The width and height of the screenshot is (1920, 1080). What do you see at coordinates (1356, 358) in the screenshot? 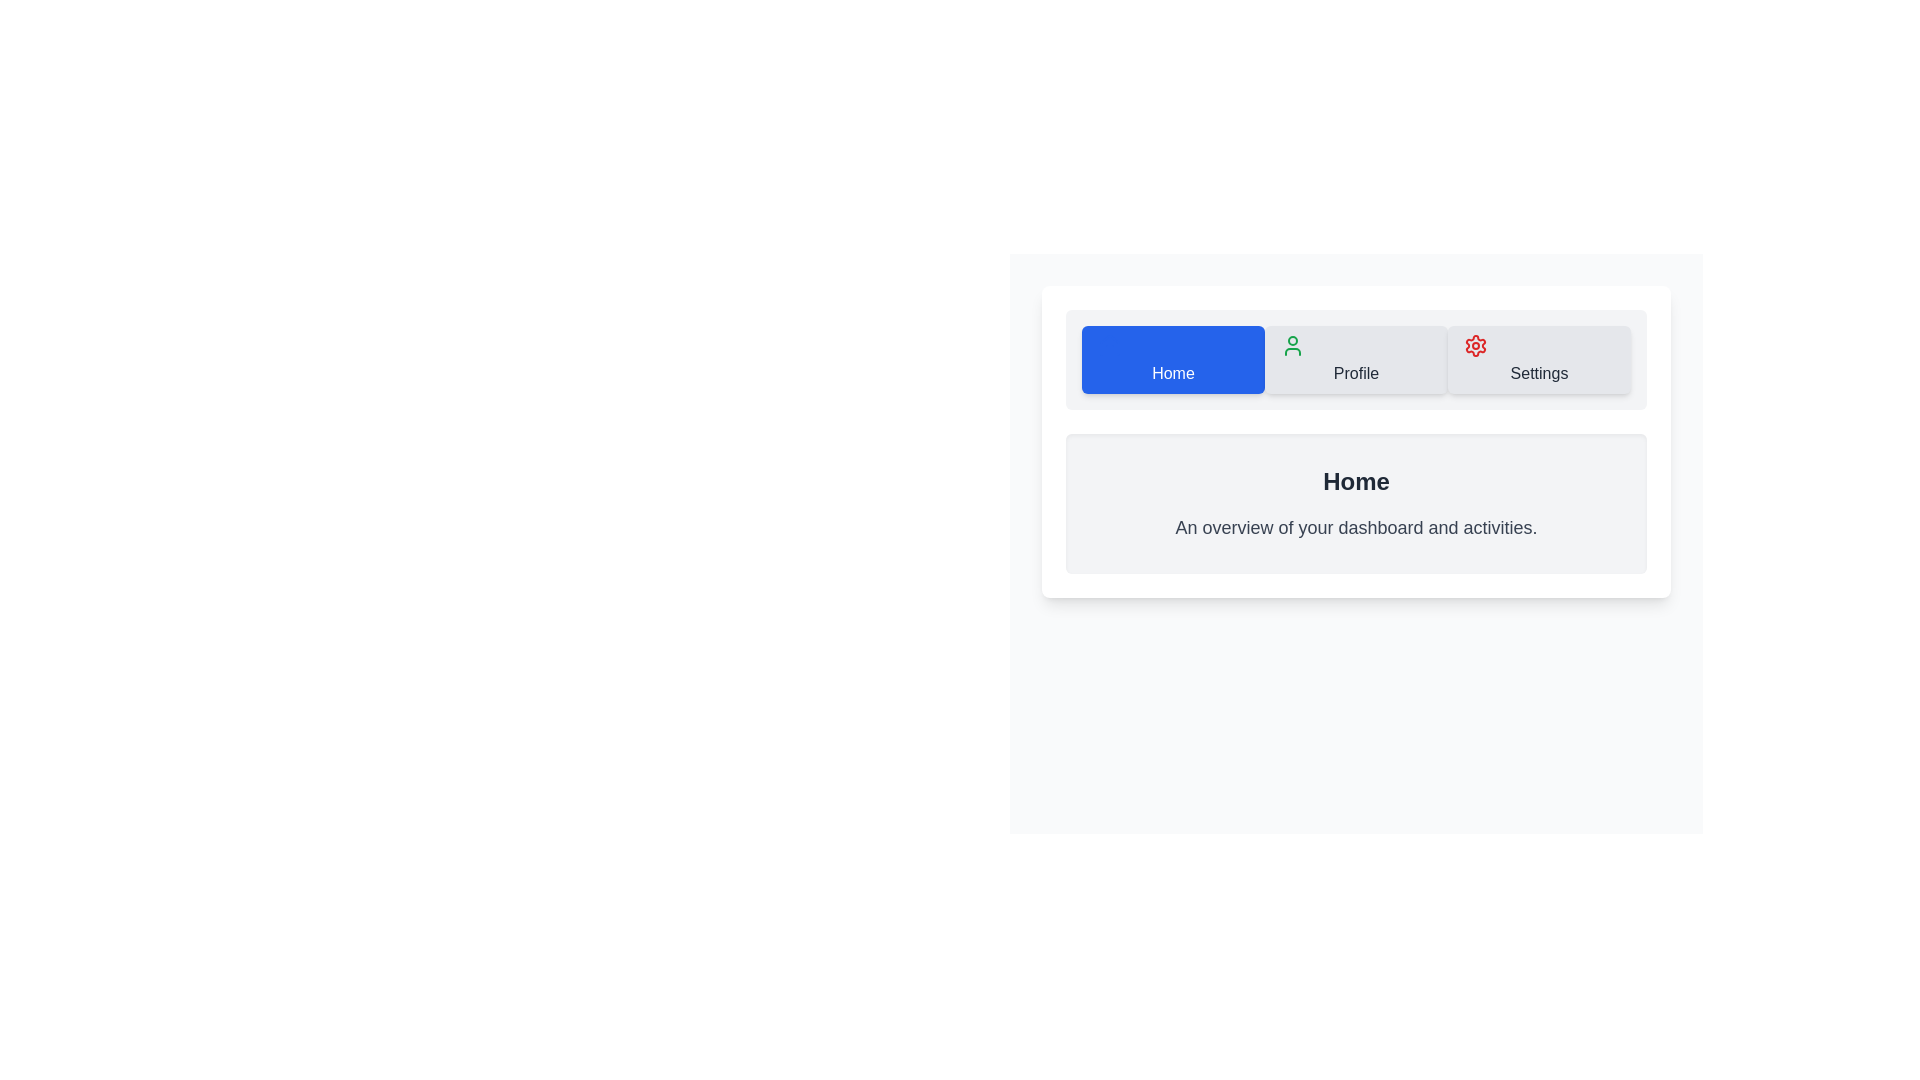
I see `the Profile tab to observe its hover effect` at bounding box center [1356, 358].